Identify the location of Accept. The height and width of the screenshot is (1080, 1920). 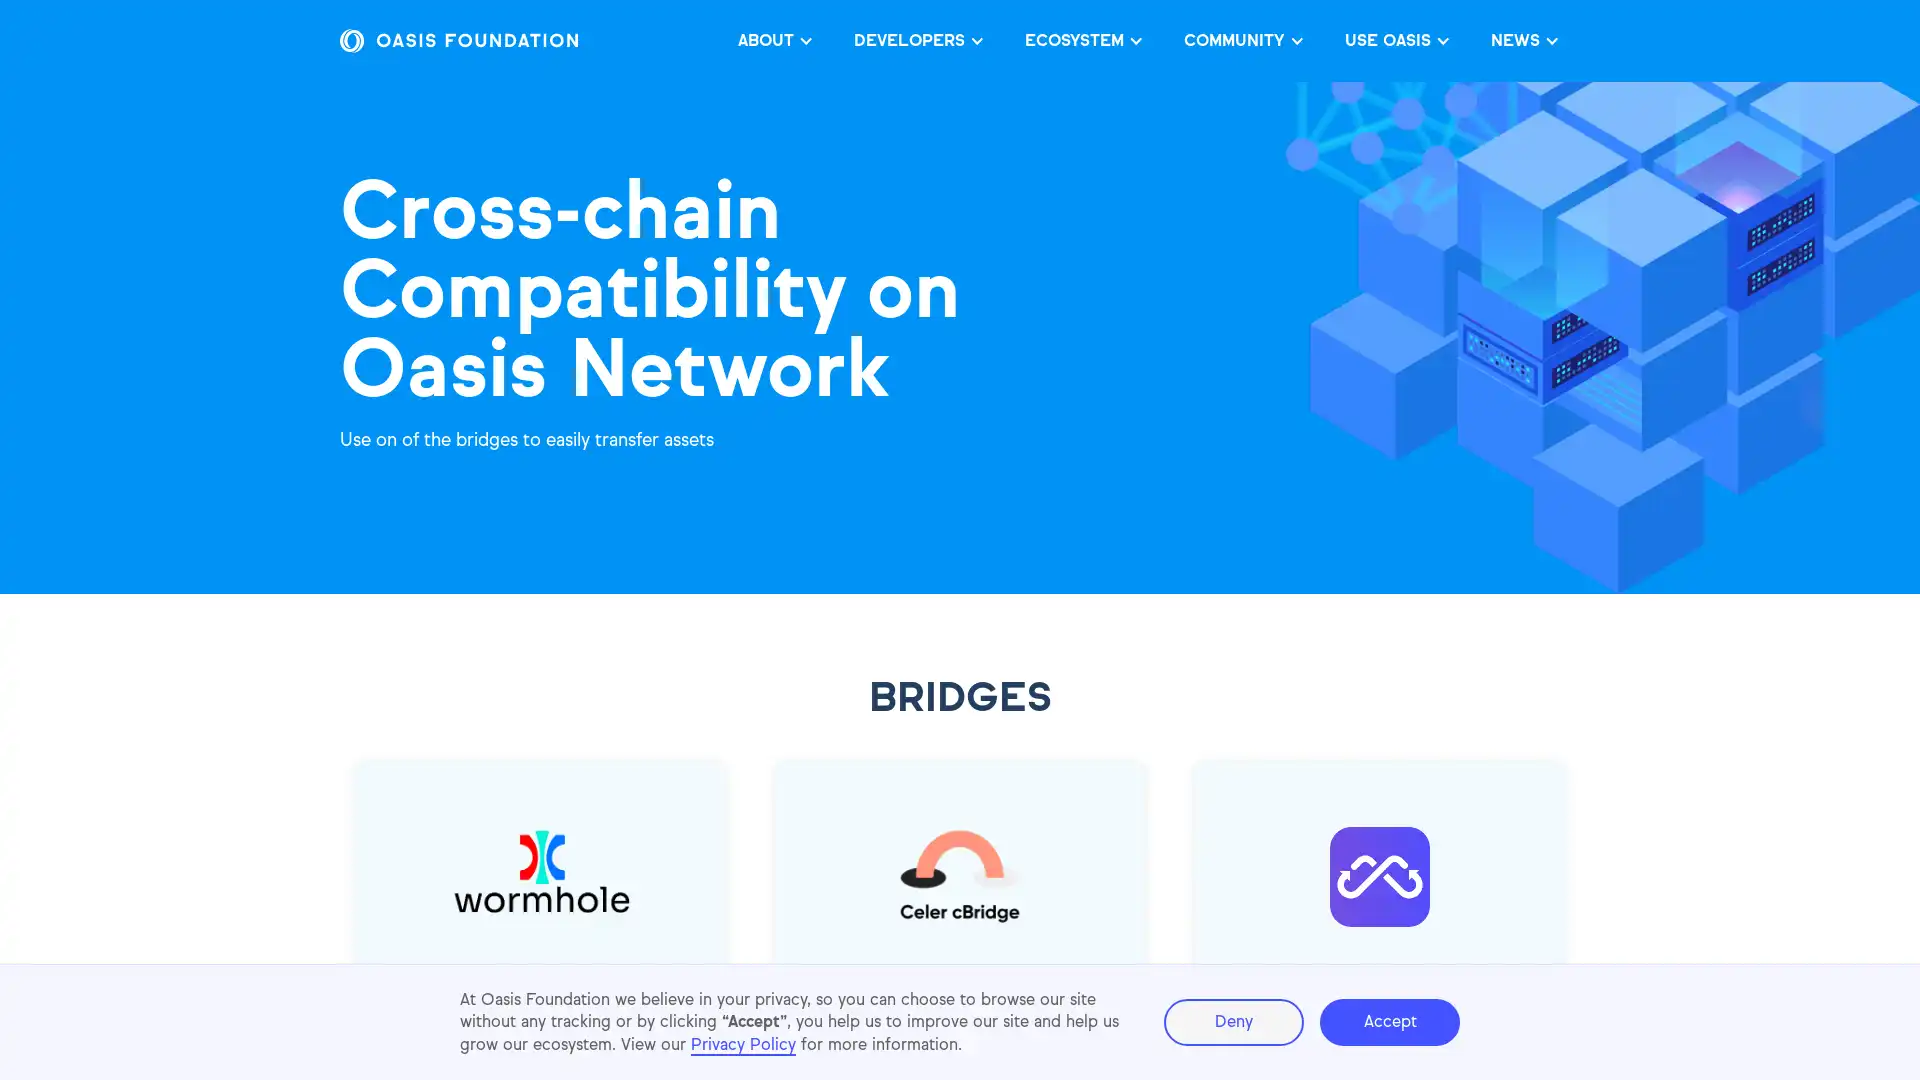
(1389, 1022).